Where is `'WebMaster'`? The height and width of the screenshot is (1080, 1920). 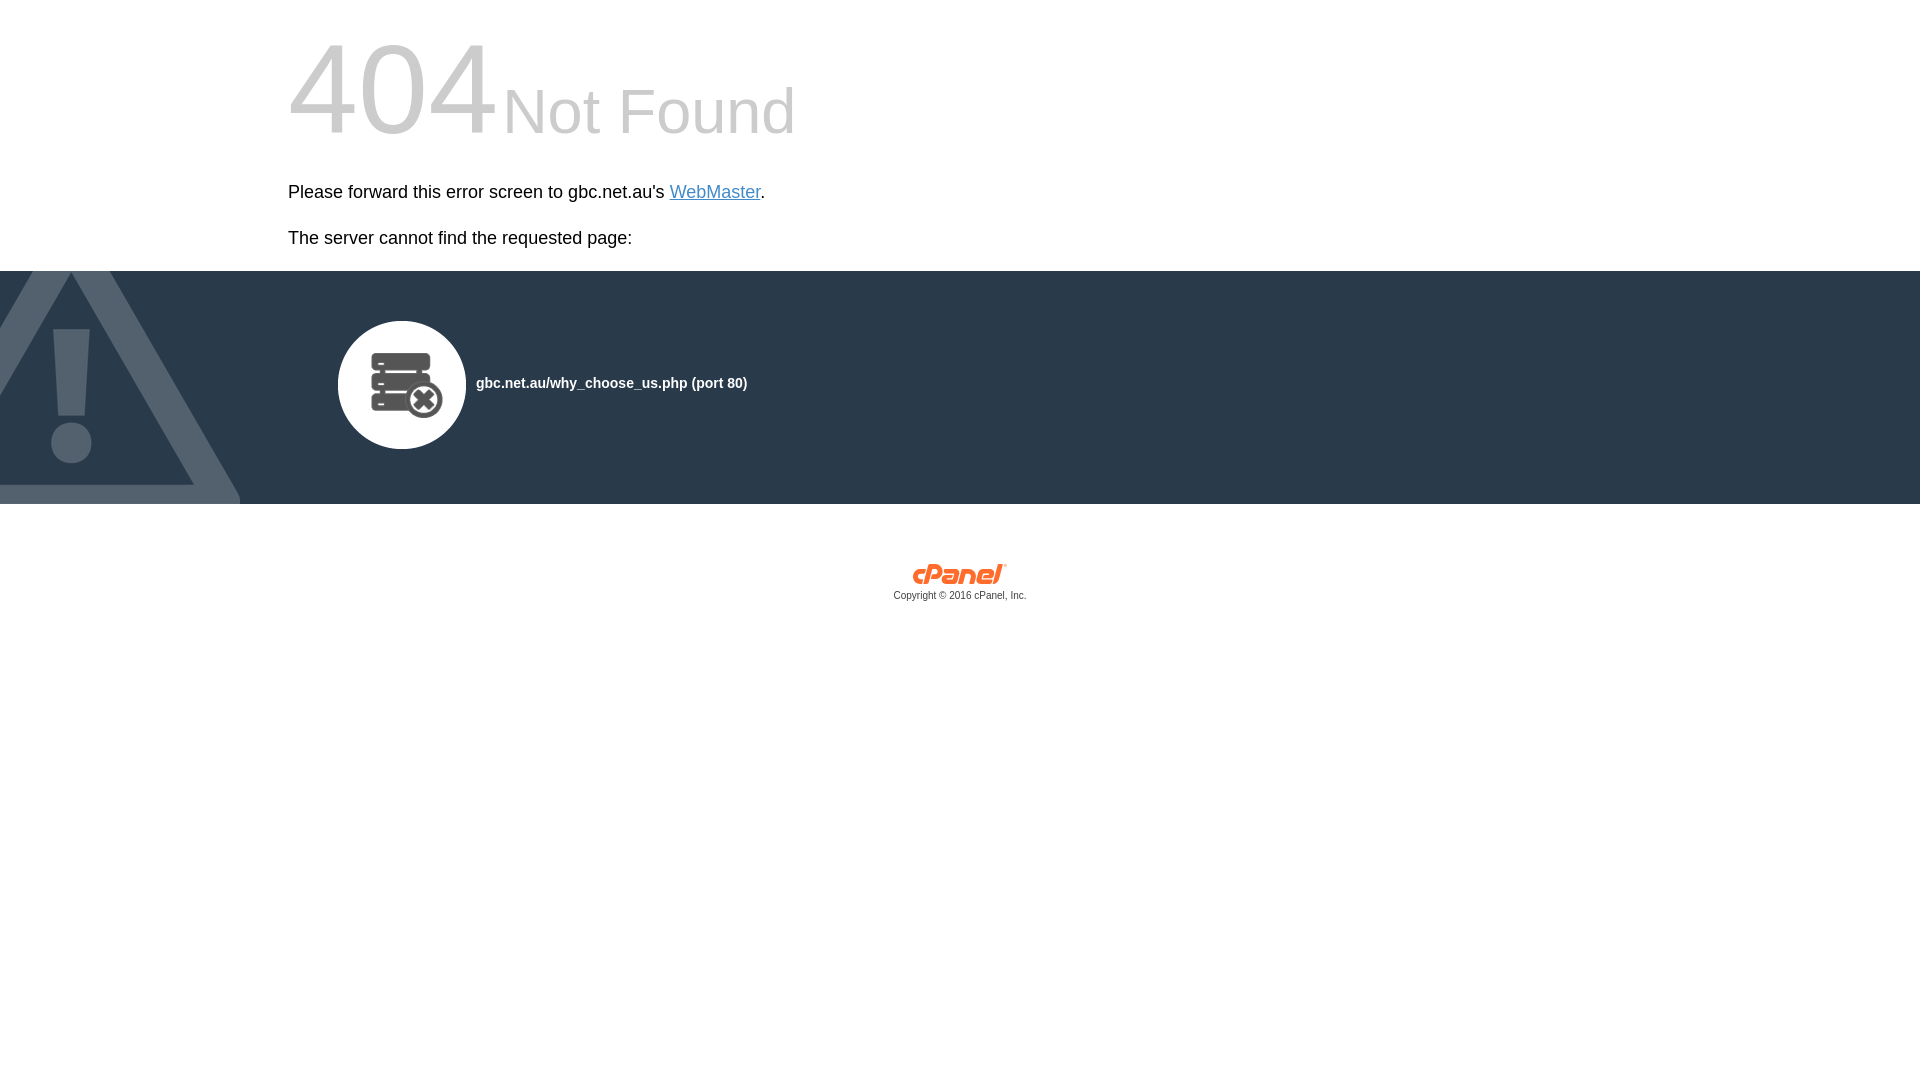
'WebMaster' is located at coordinates (715, 192).